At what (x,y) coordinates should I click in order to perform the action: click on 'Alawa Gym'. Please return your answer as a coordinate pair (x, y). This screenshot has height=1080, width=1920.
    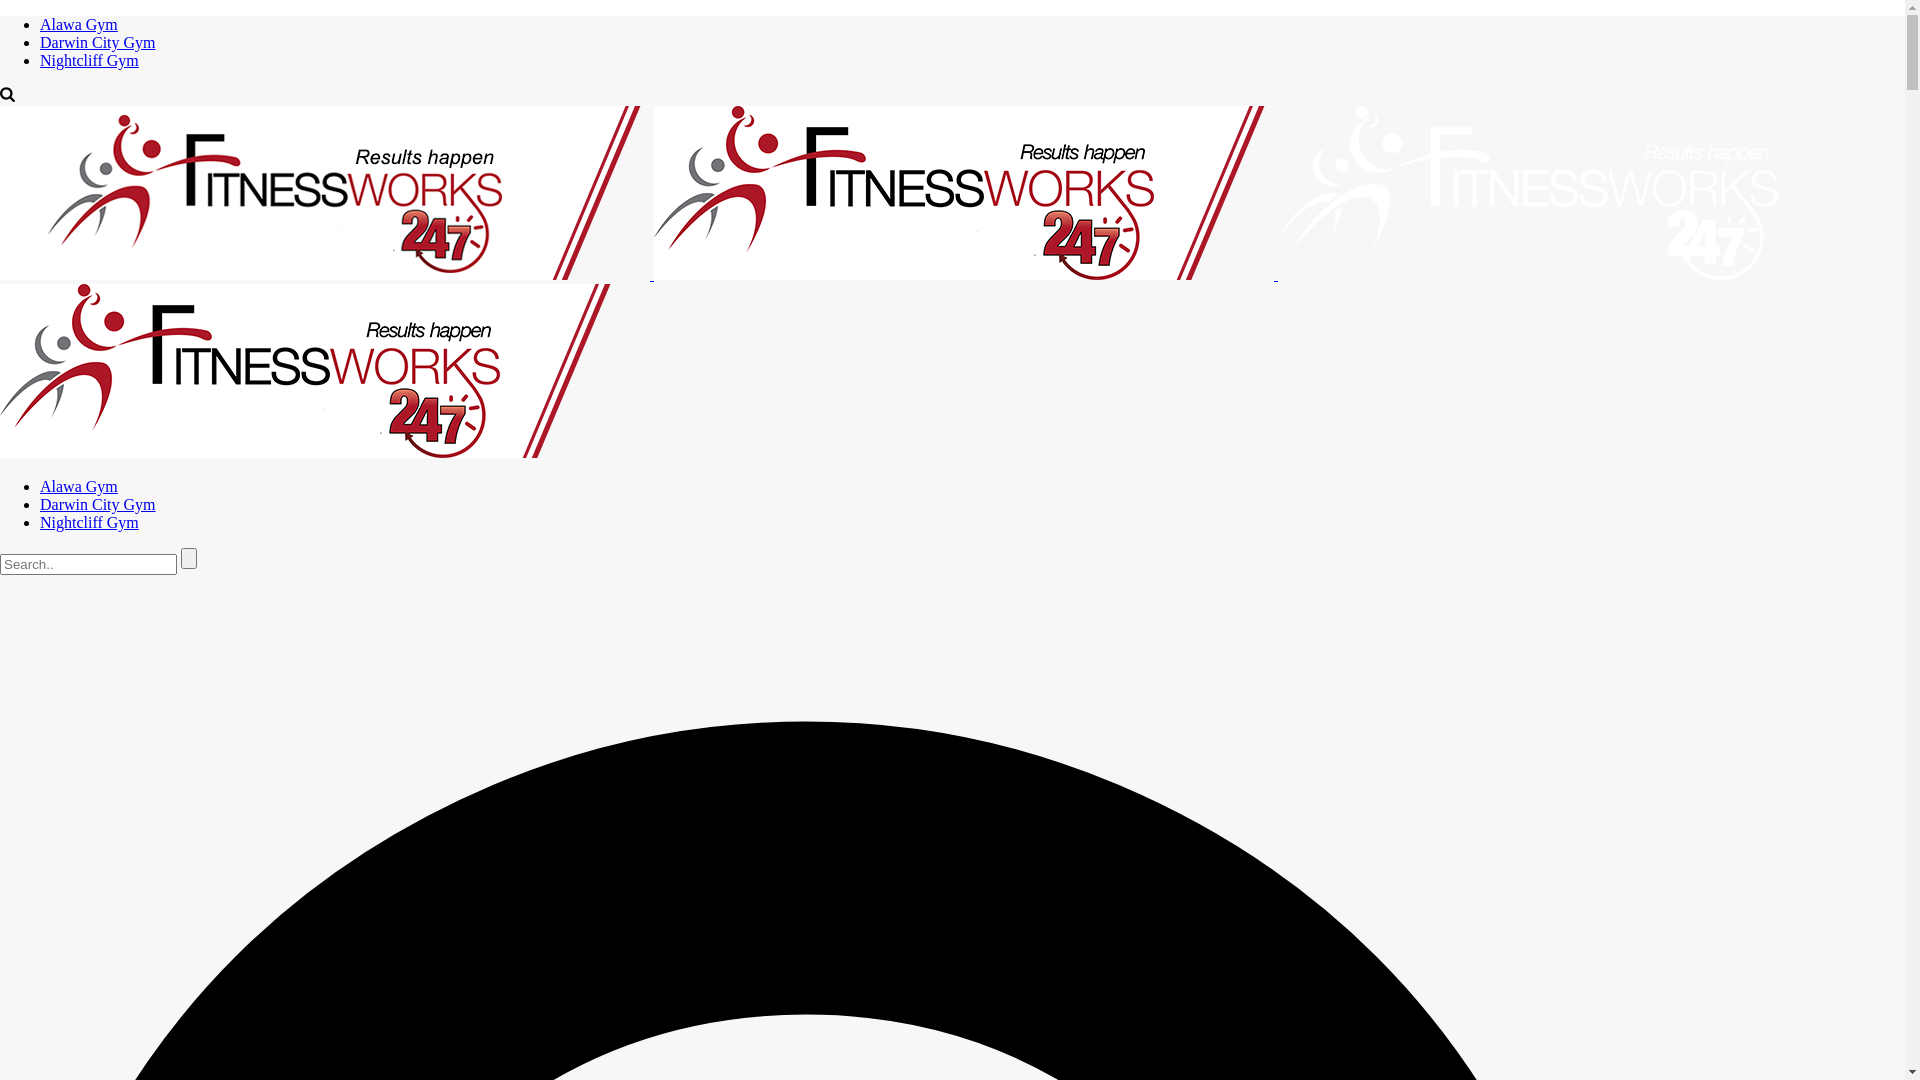
    Looking at the image, I should click on (78, 24).